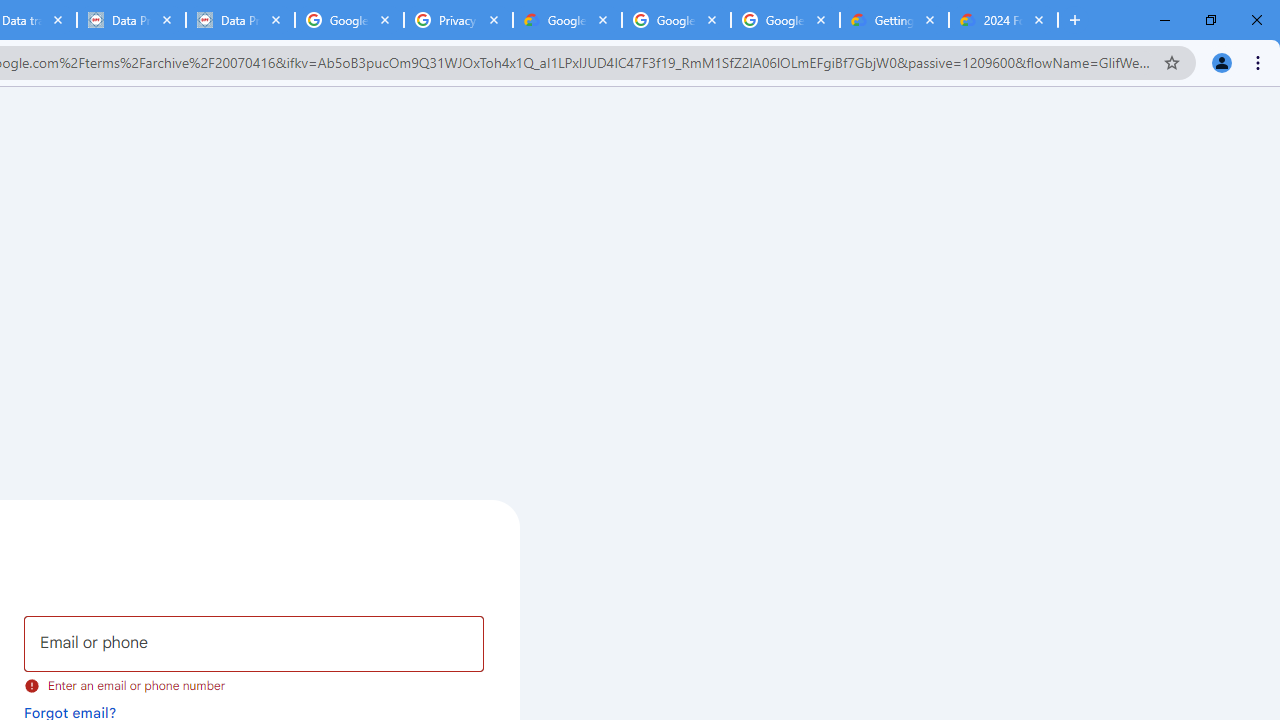 The width and height of the screenshot is (1280, 720). I want to click on 'Google Workspace - Specific Terms', so click(784, 20).